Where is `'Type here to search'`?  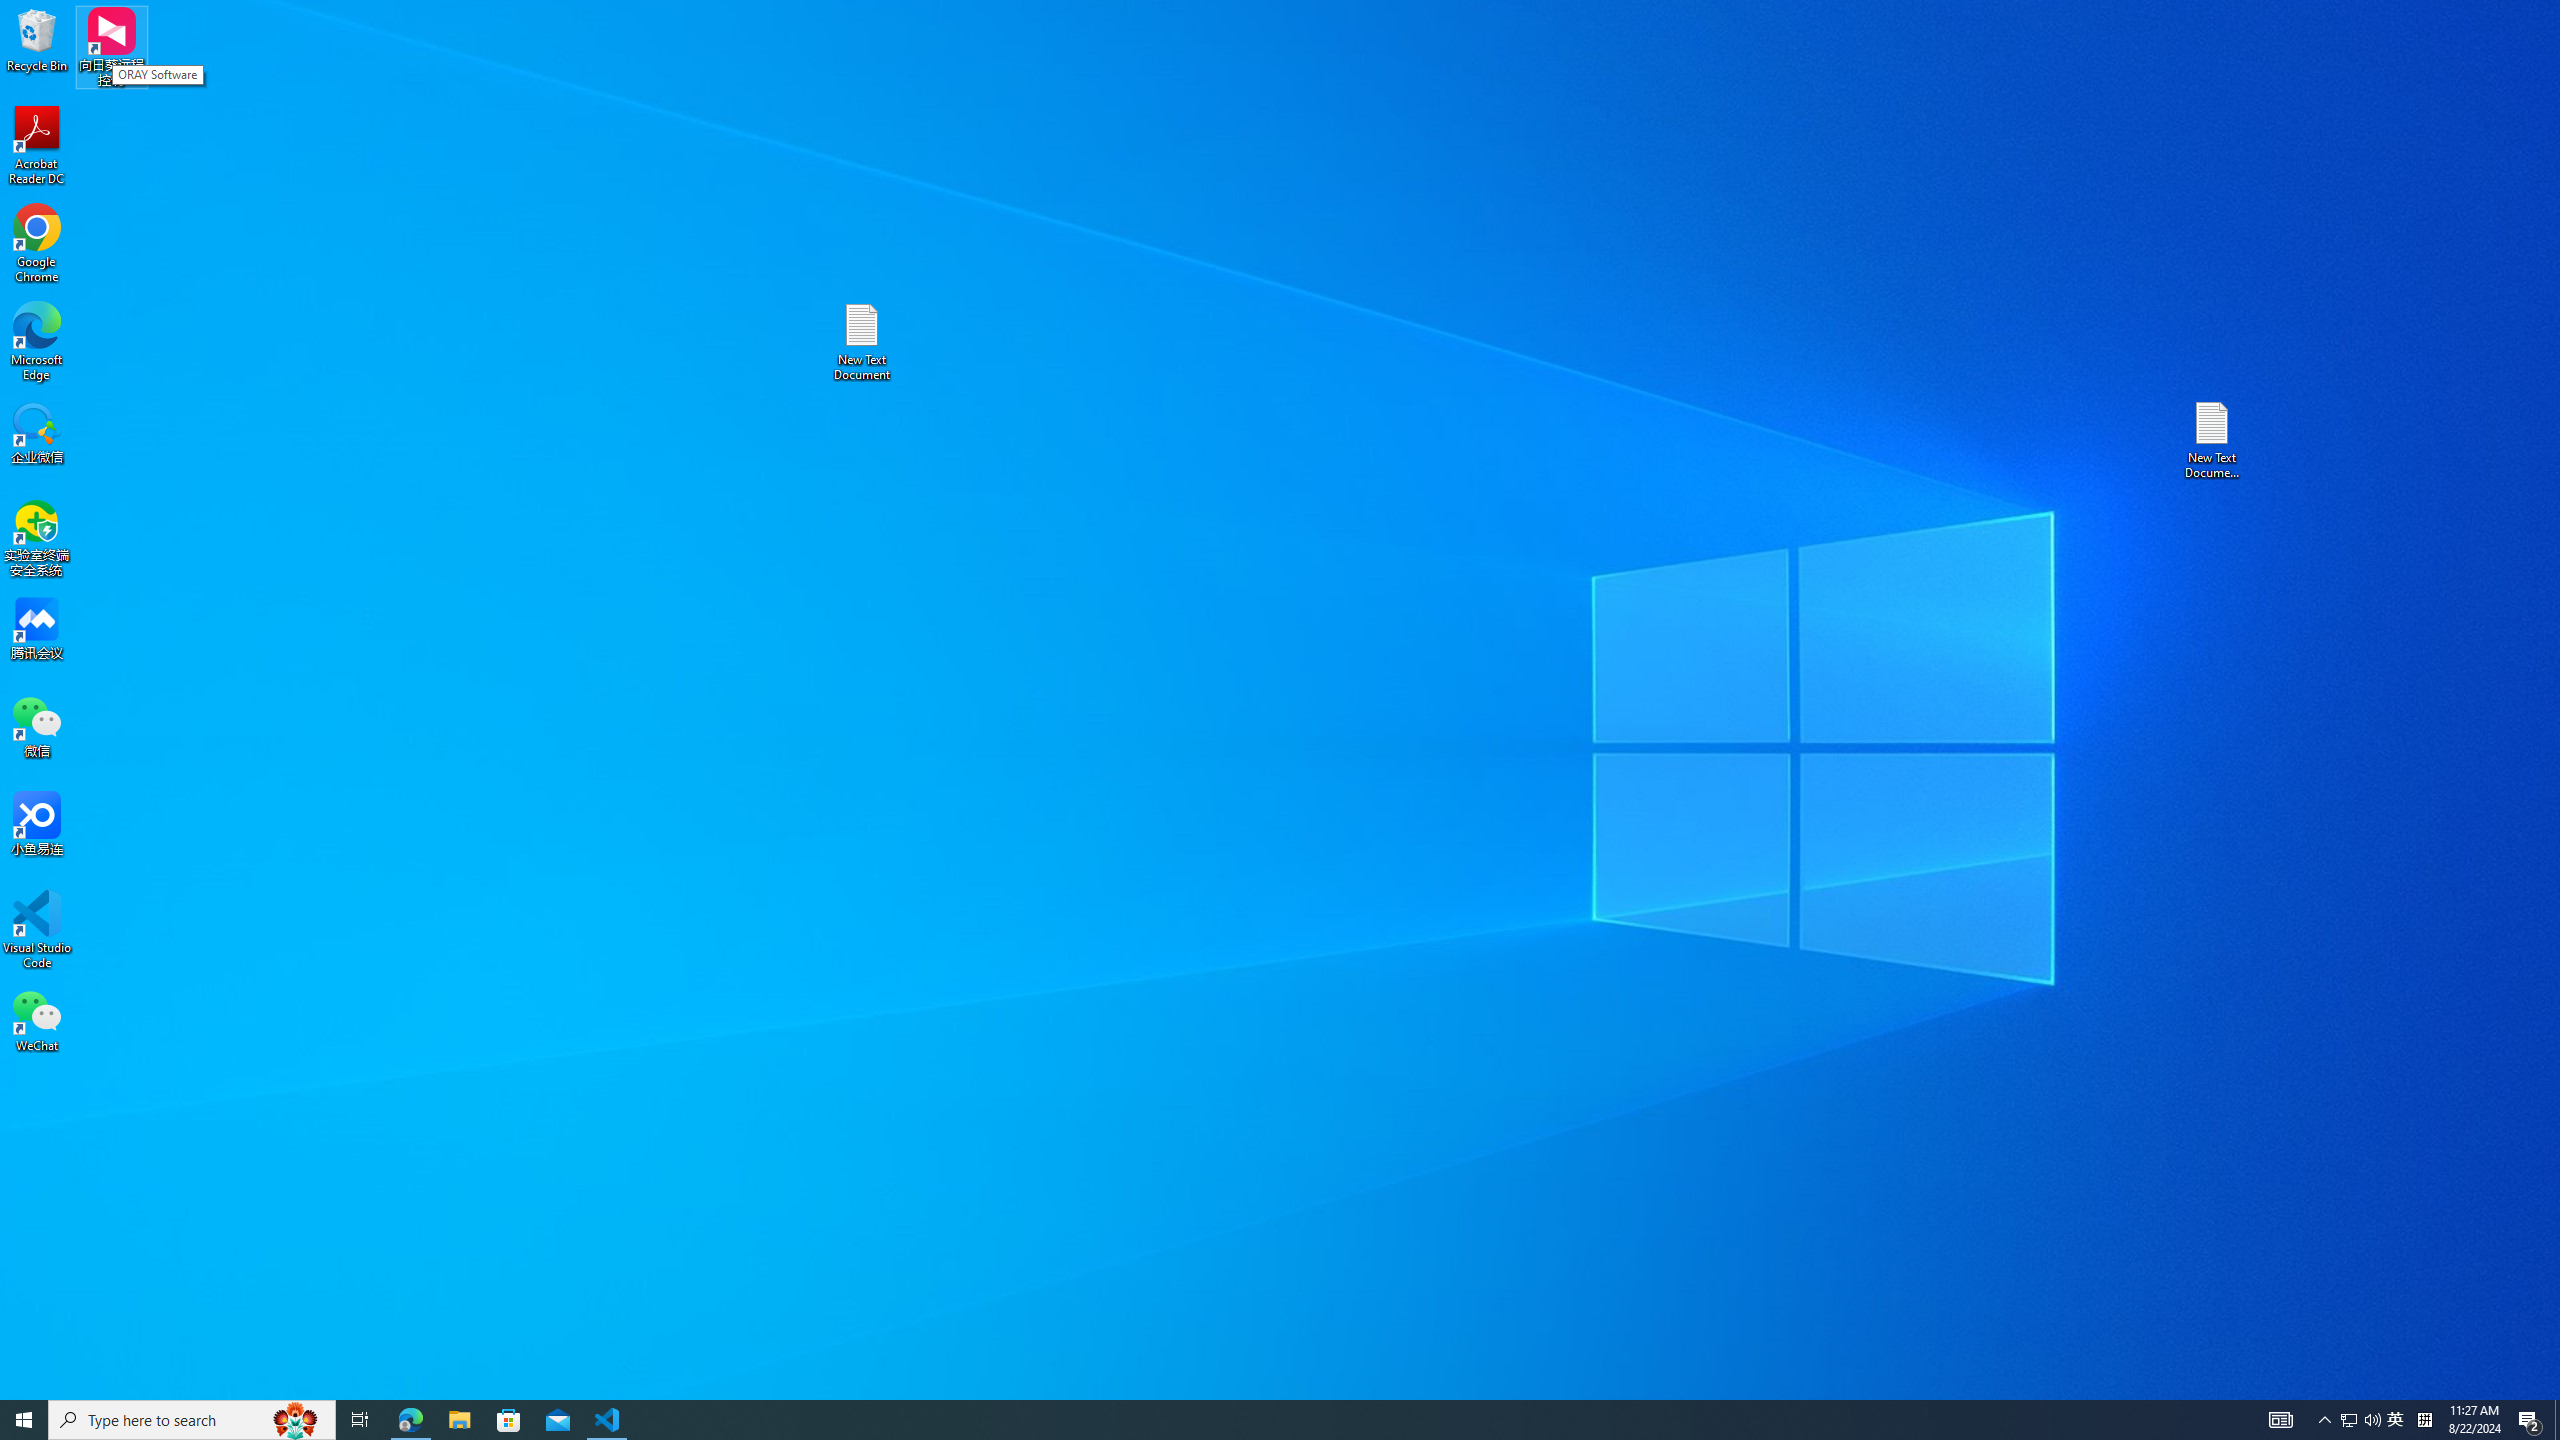 'Type here to search' is located at coordinates (191, 1418).